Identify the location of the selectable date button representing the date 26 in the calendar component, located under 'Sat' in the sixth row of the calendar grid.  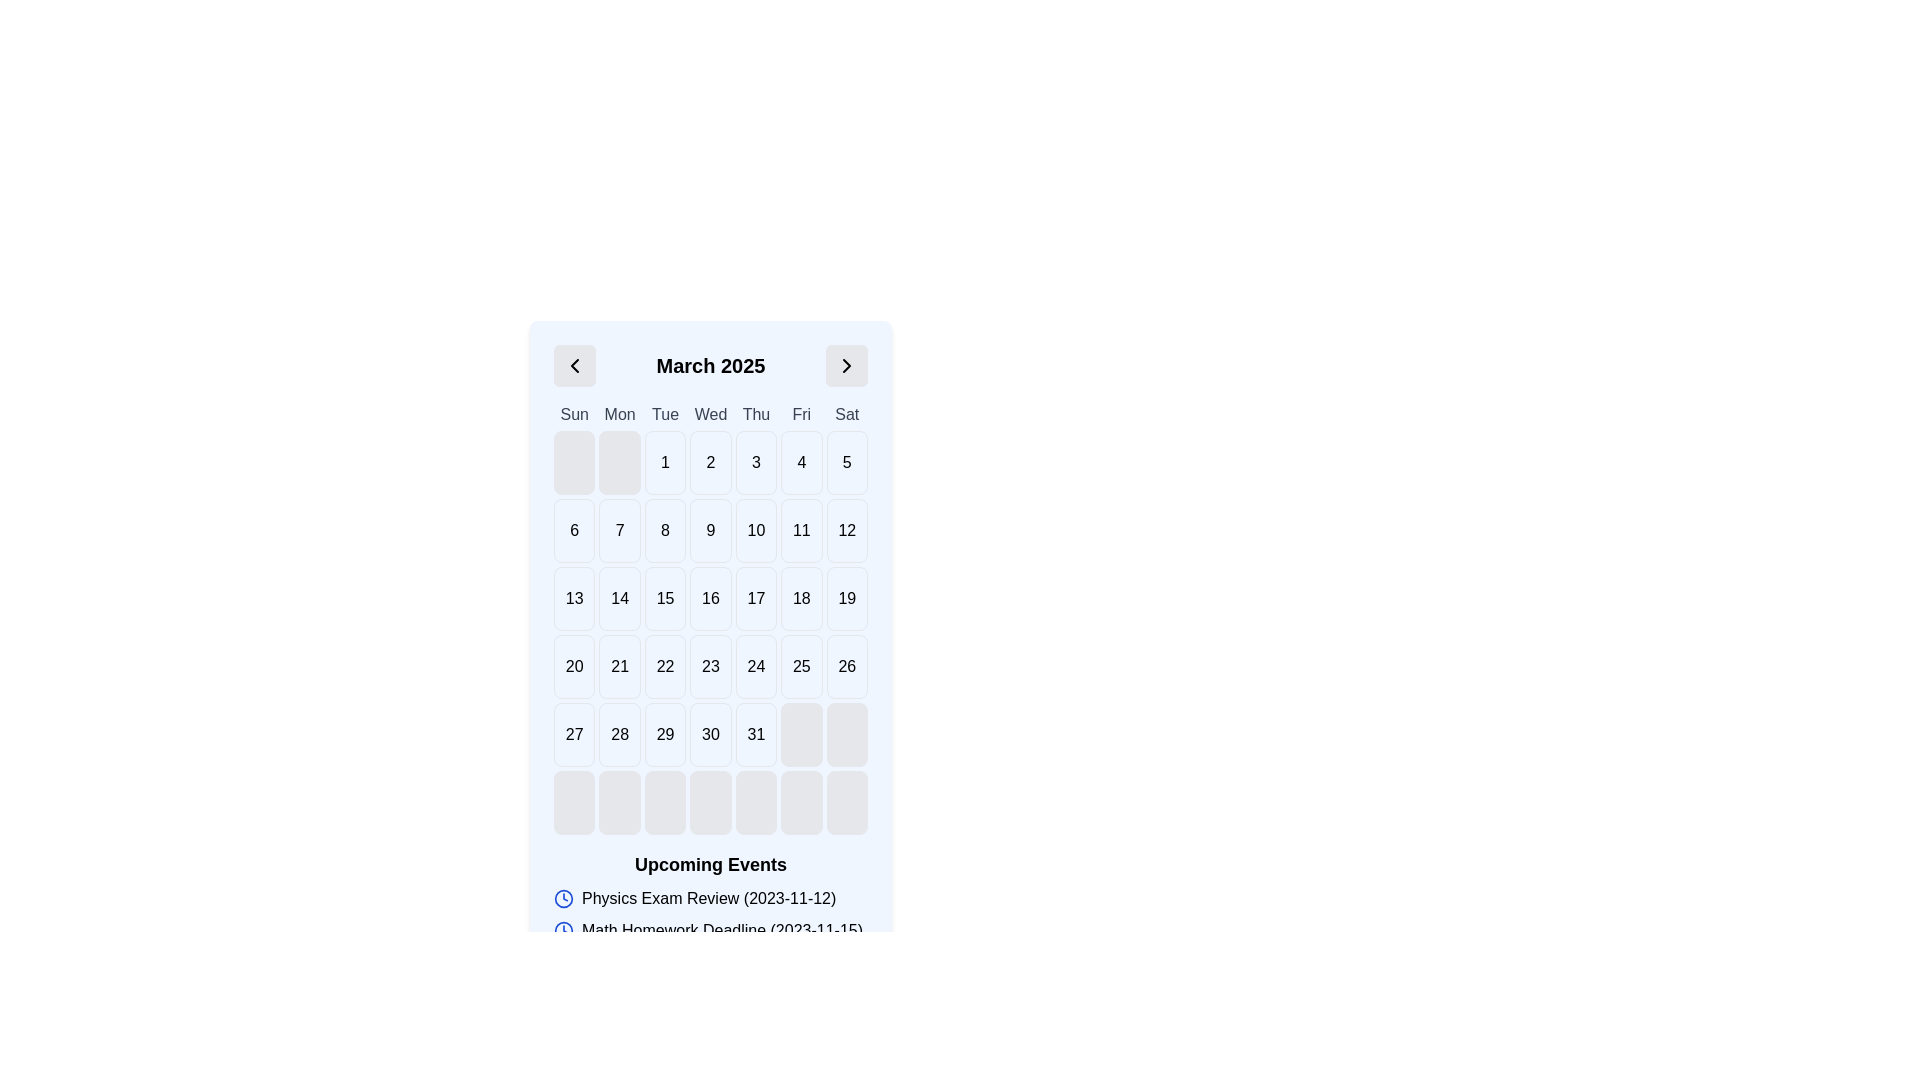
(847, 667).